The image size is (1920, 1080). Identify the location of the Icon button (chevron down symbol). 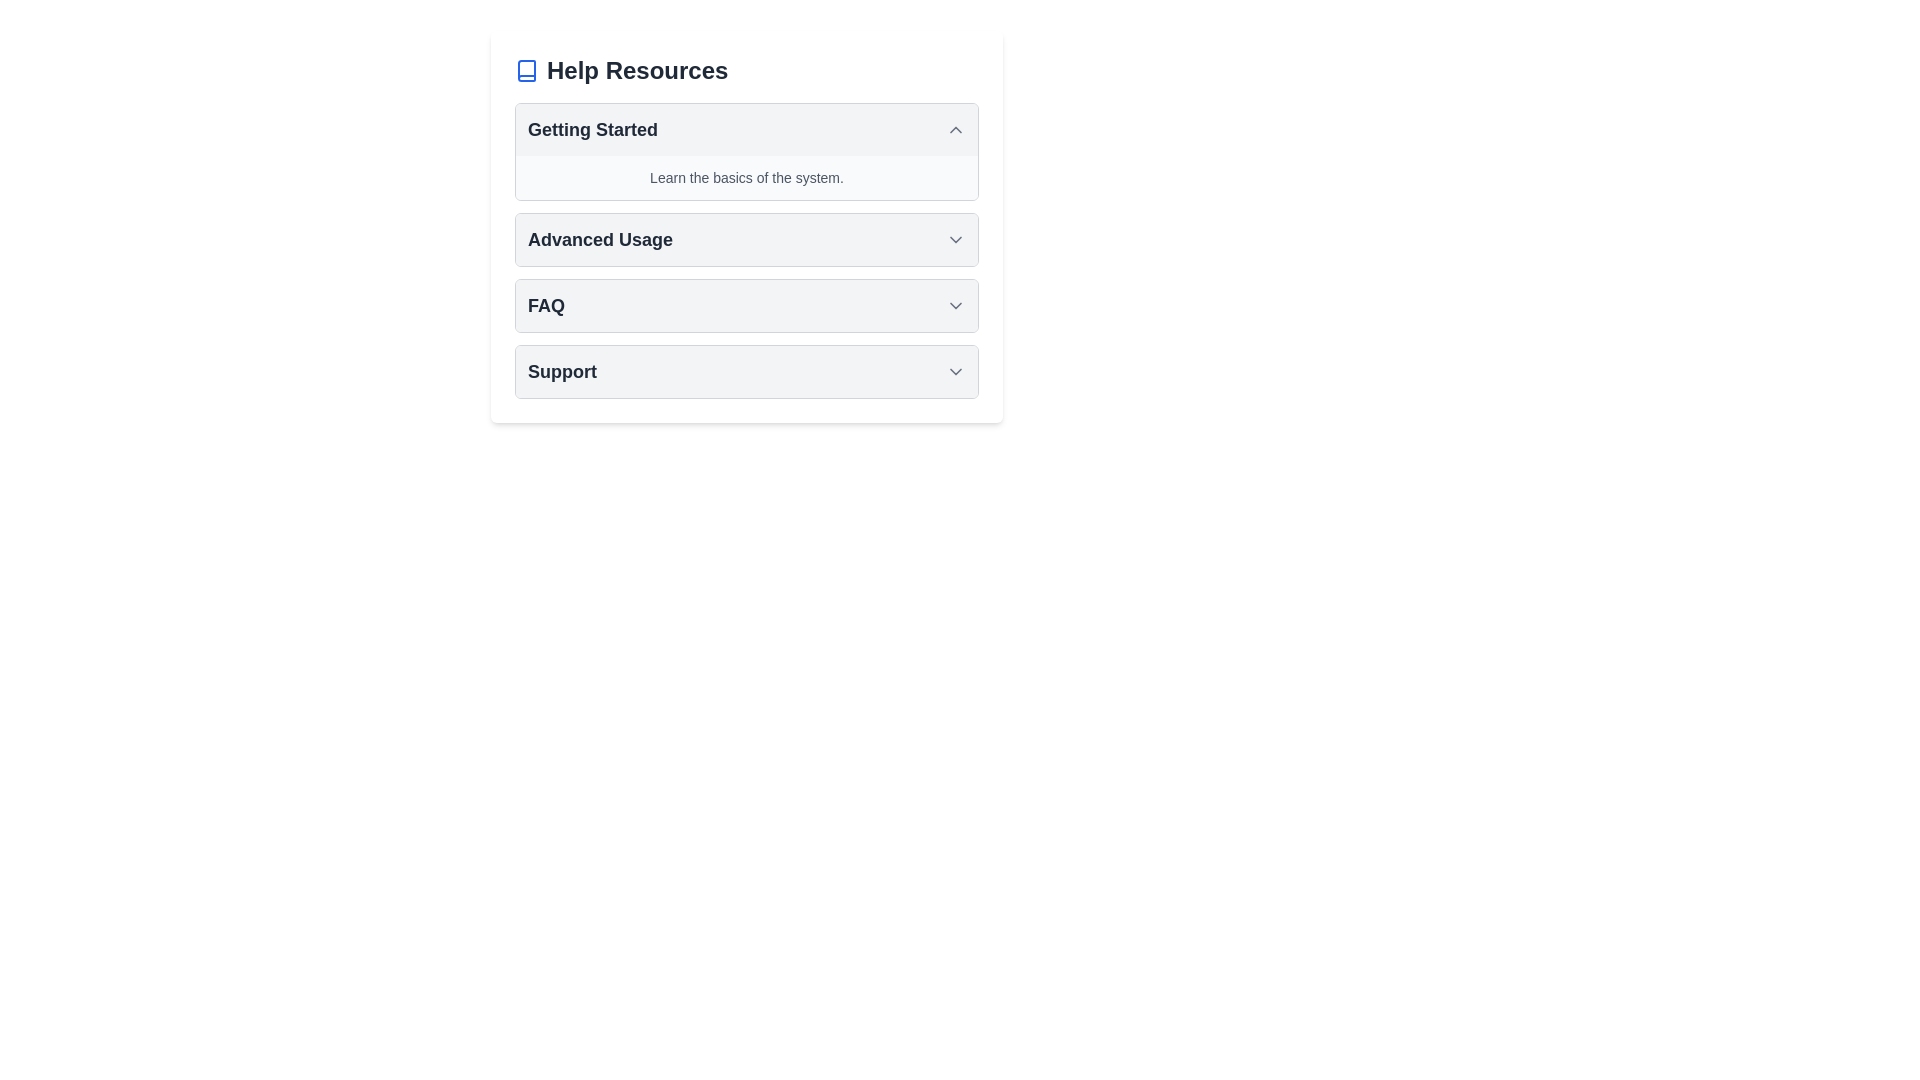
(954, 305).